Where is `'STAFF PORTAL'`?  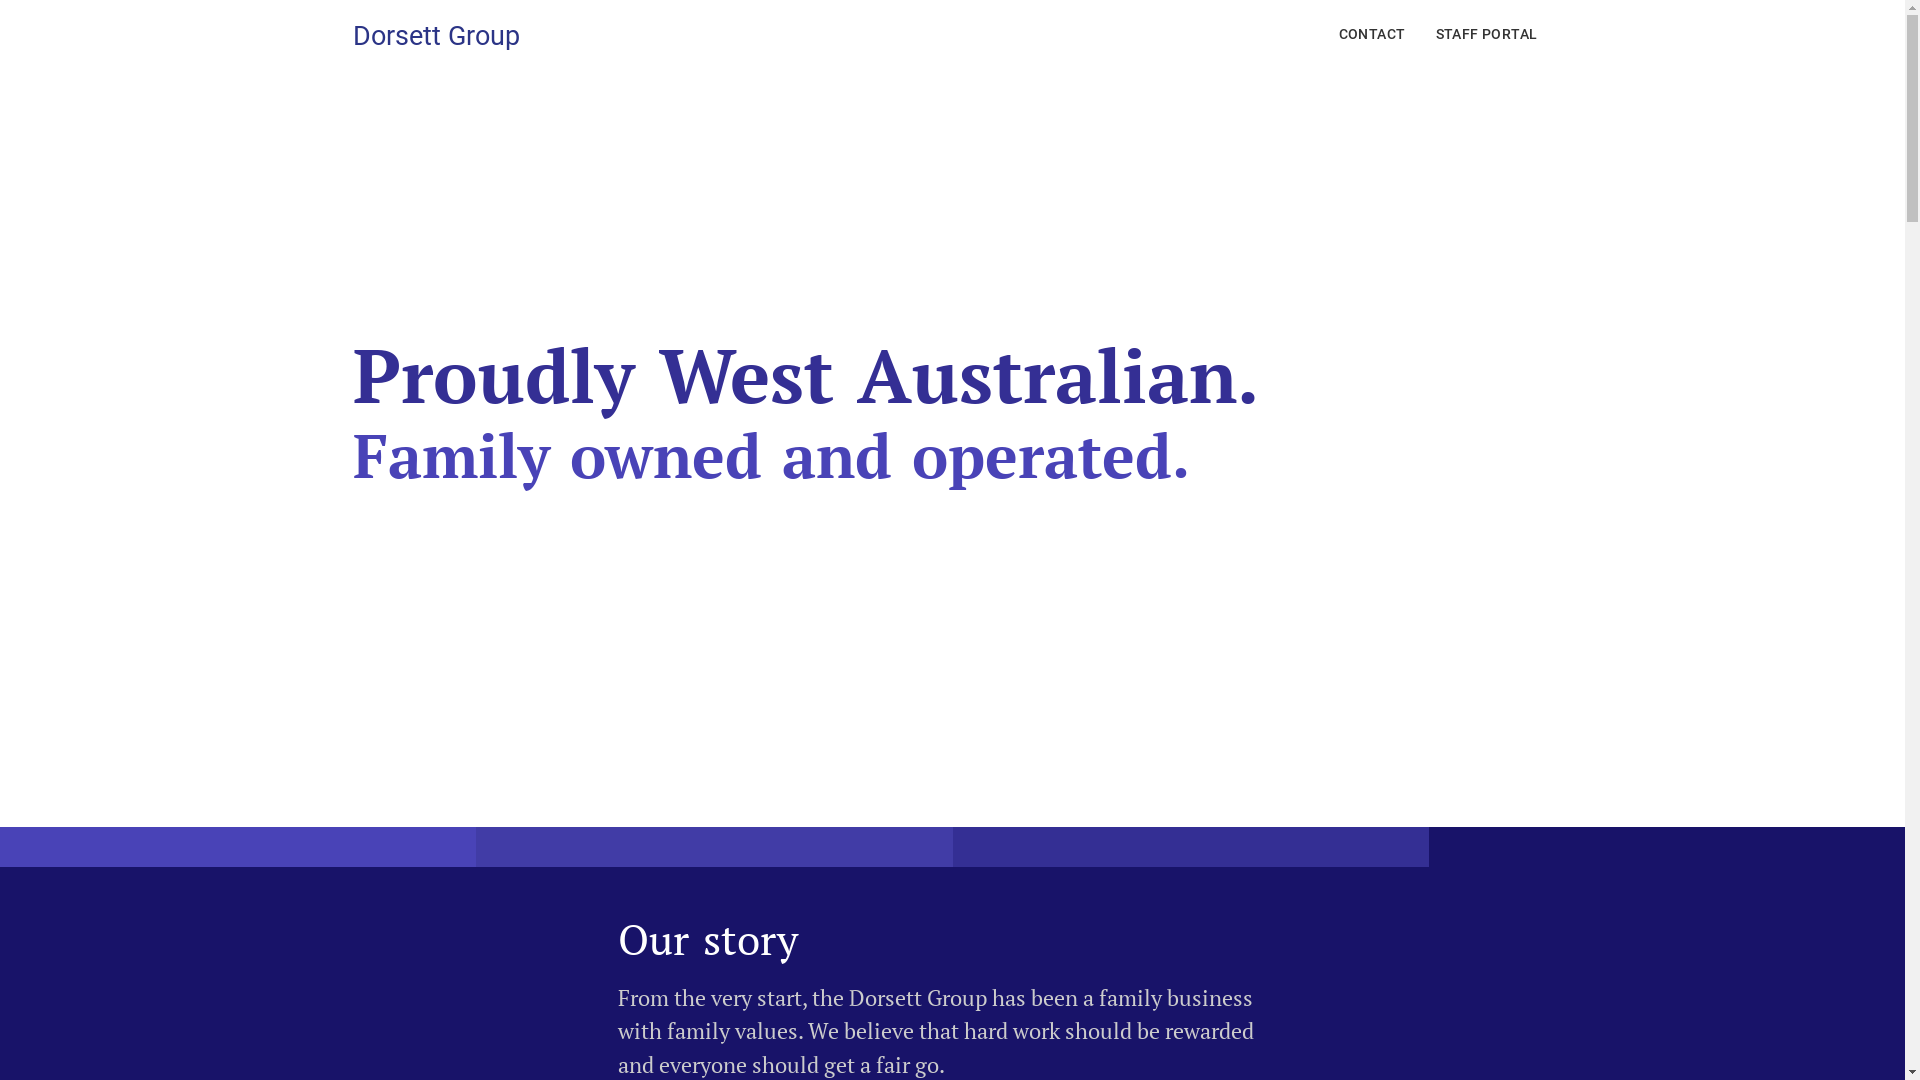 'STAFF PORTAL' is located at coordinates (1487, 34).